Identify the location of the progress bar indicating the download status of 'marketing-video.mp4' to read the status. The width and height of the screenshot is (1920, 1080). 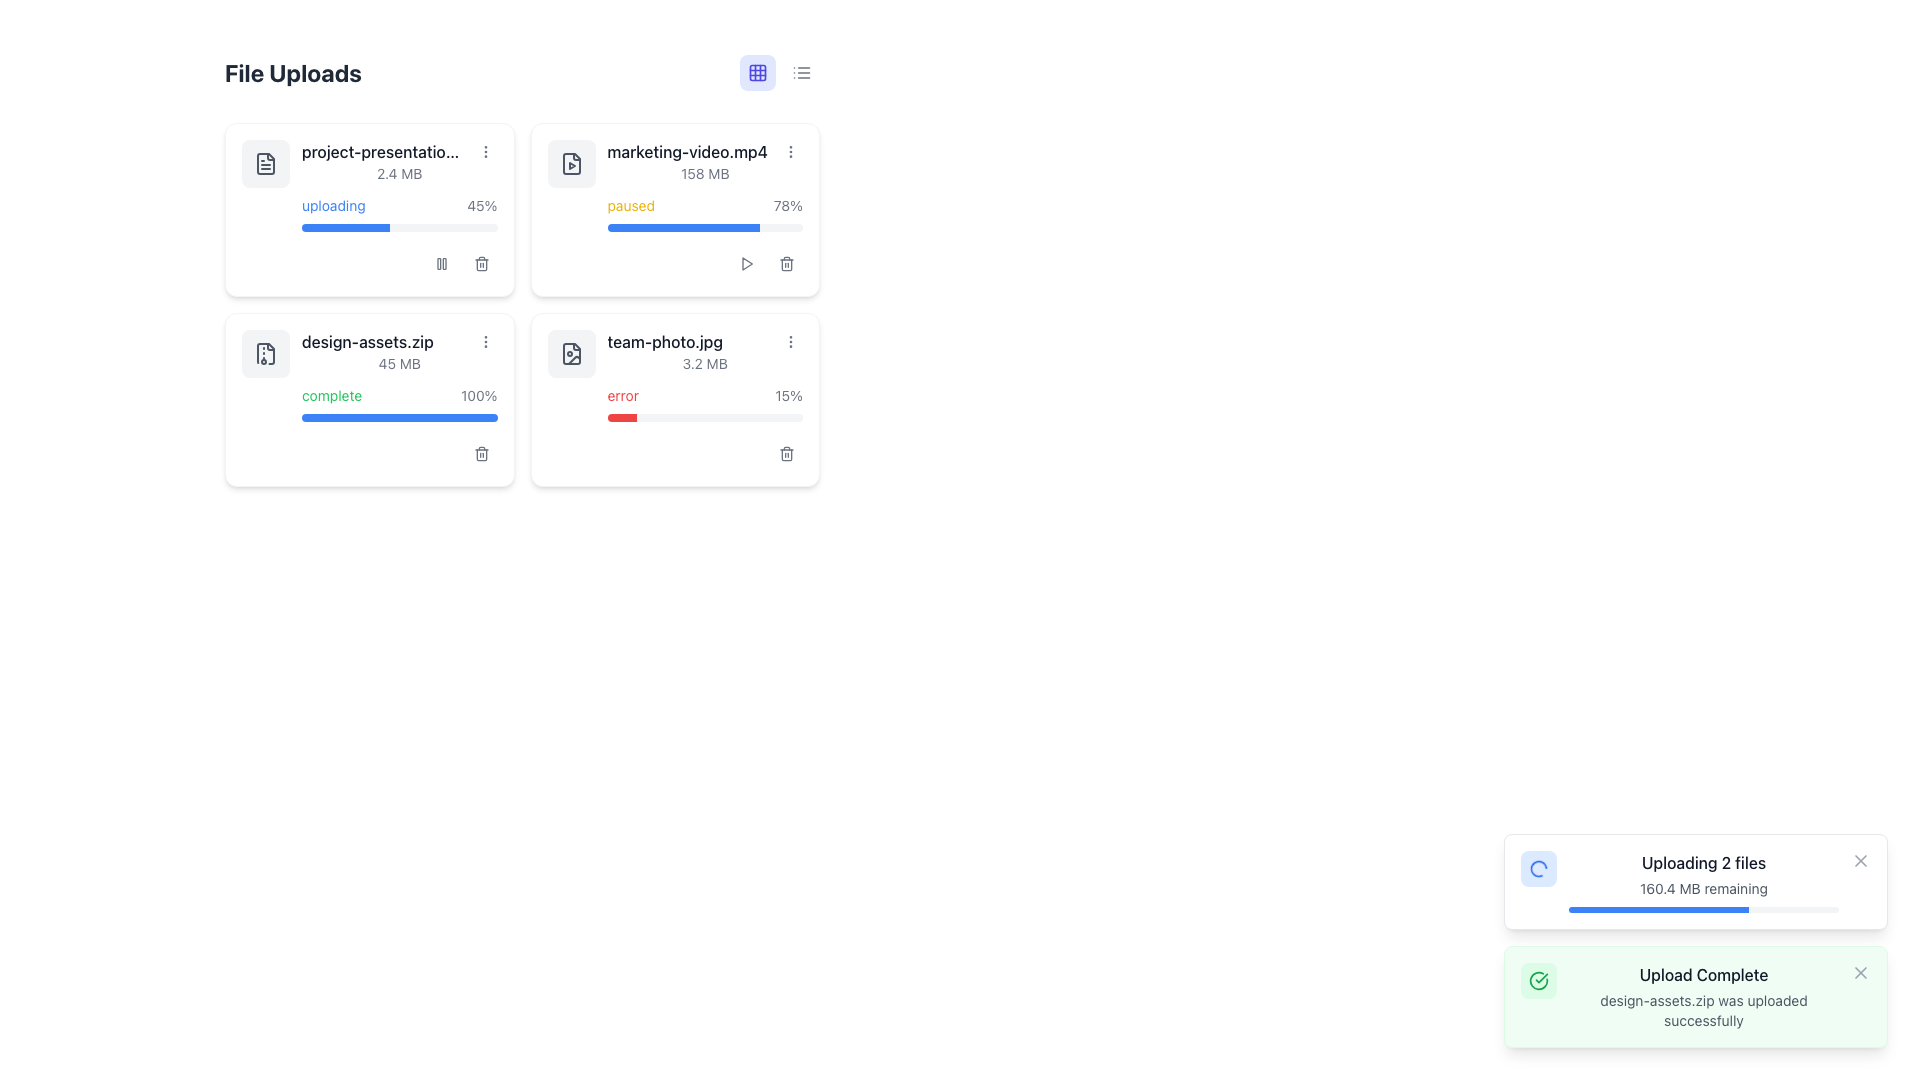
(705, 213).